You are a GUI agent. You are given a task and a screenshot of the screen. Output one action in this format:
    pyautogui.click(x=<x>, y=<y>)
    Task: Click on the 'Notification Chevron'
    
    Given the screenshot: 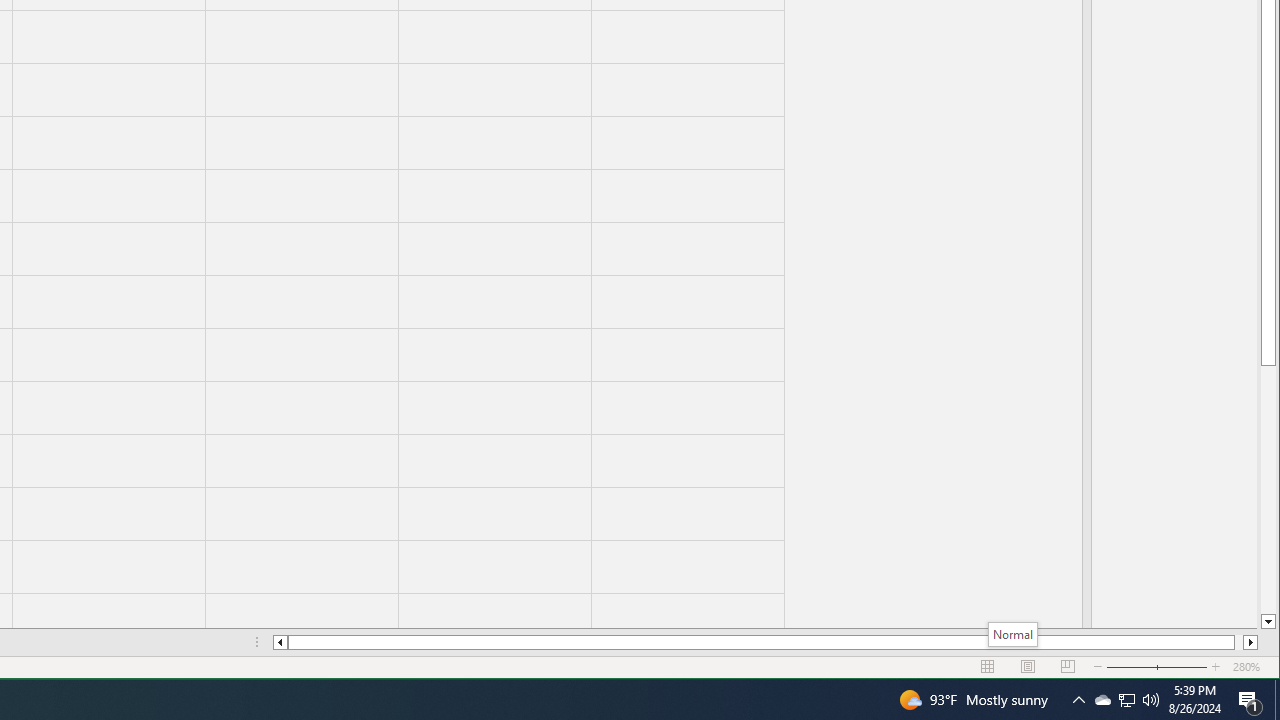 What is the action you would take?
    pyautogui.click(x=1078, y=698)
    